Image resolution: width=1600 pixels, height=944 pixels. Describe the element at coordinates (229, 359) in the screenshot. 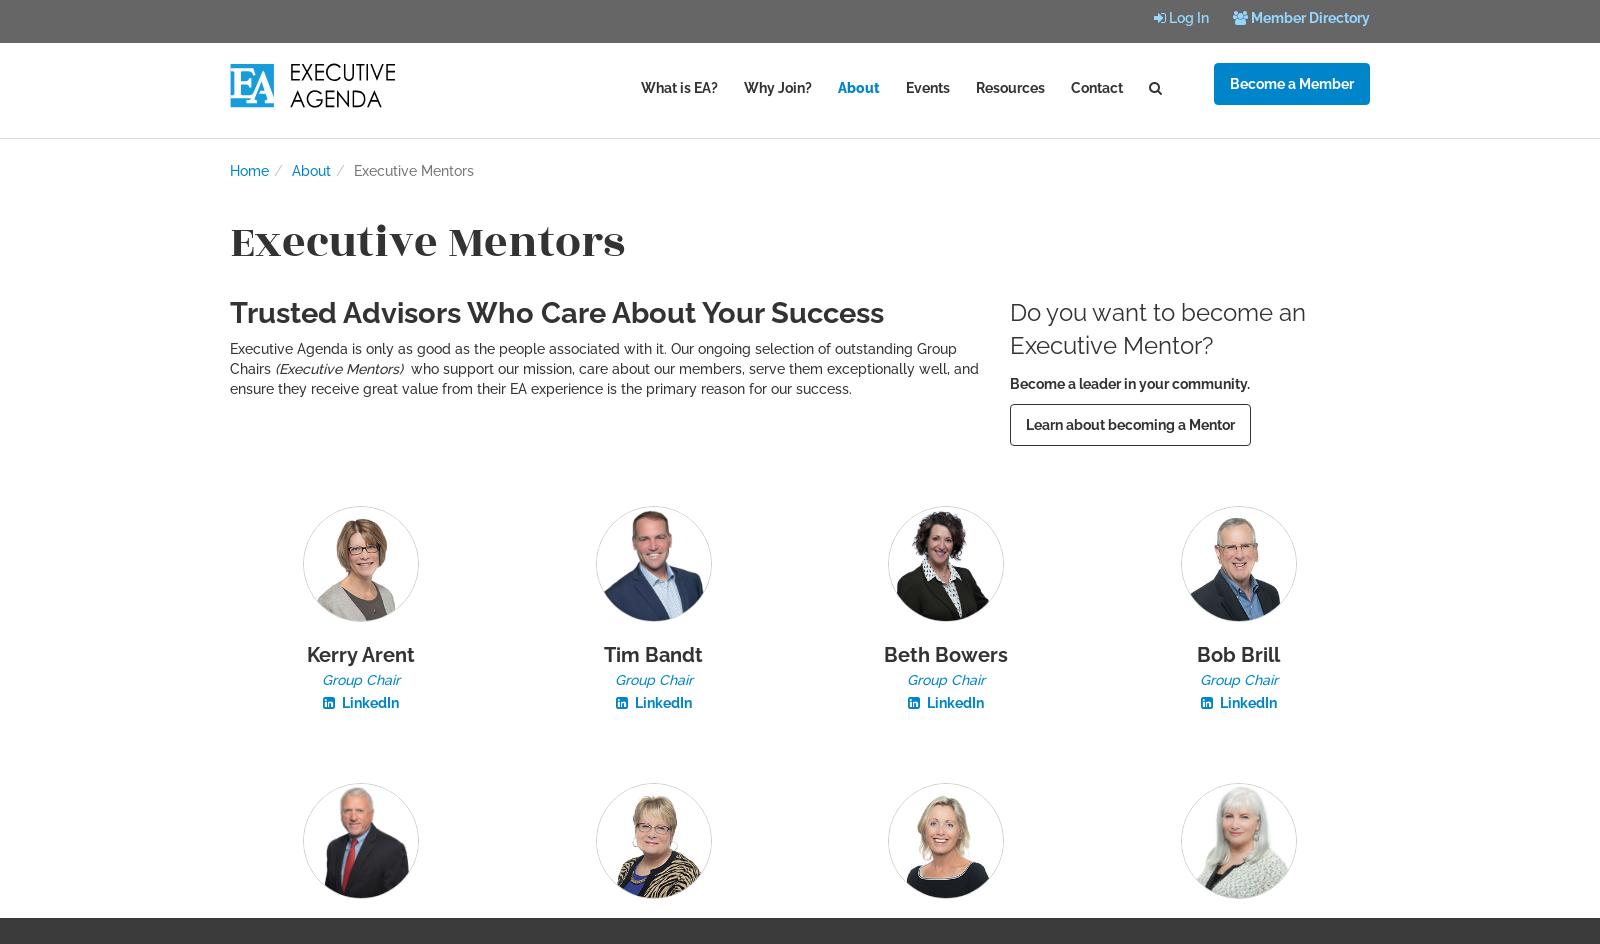

I see `'Executive Agenda is only as good as the people associated with it. Our ongoing selection of outstanding Group Chairs'` at that location.